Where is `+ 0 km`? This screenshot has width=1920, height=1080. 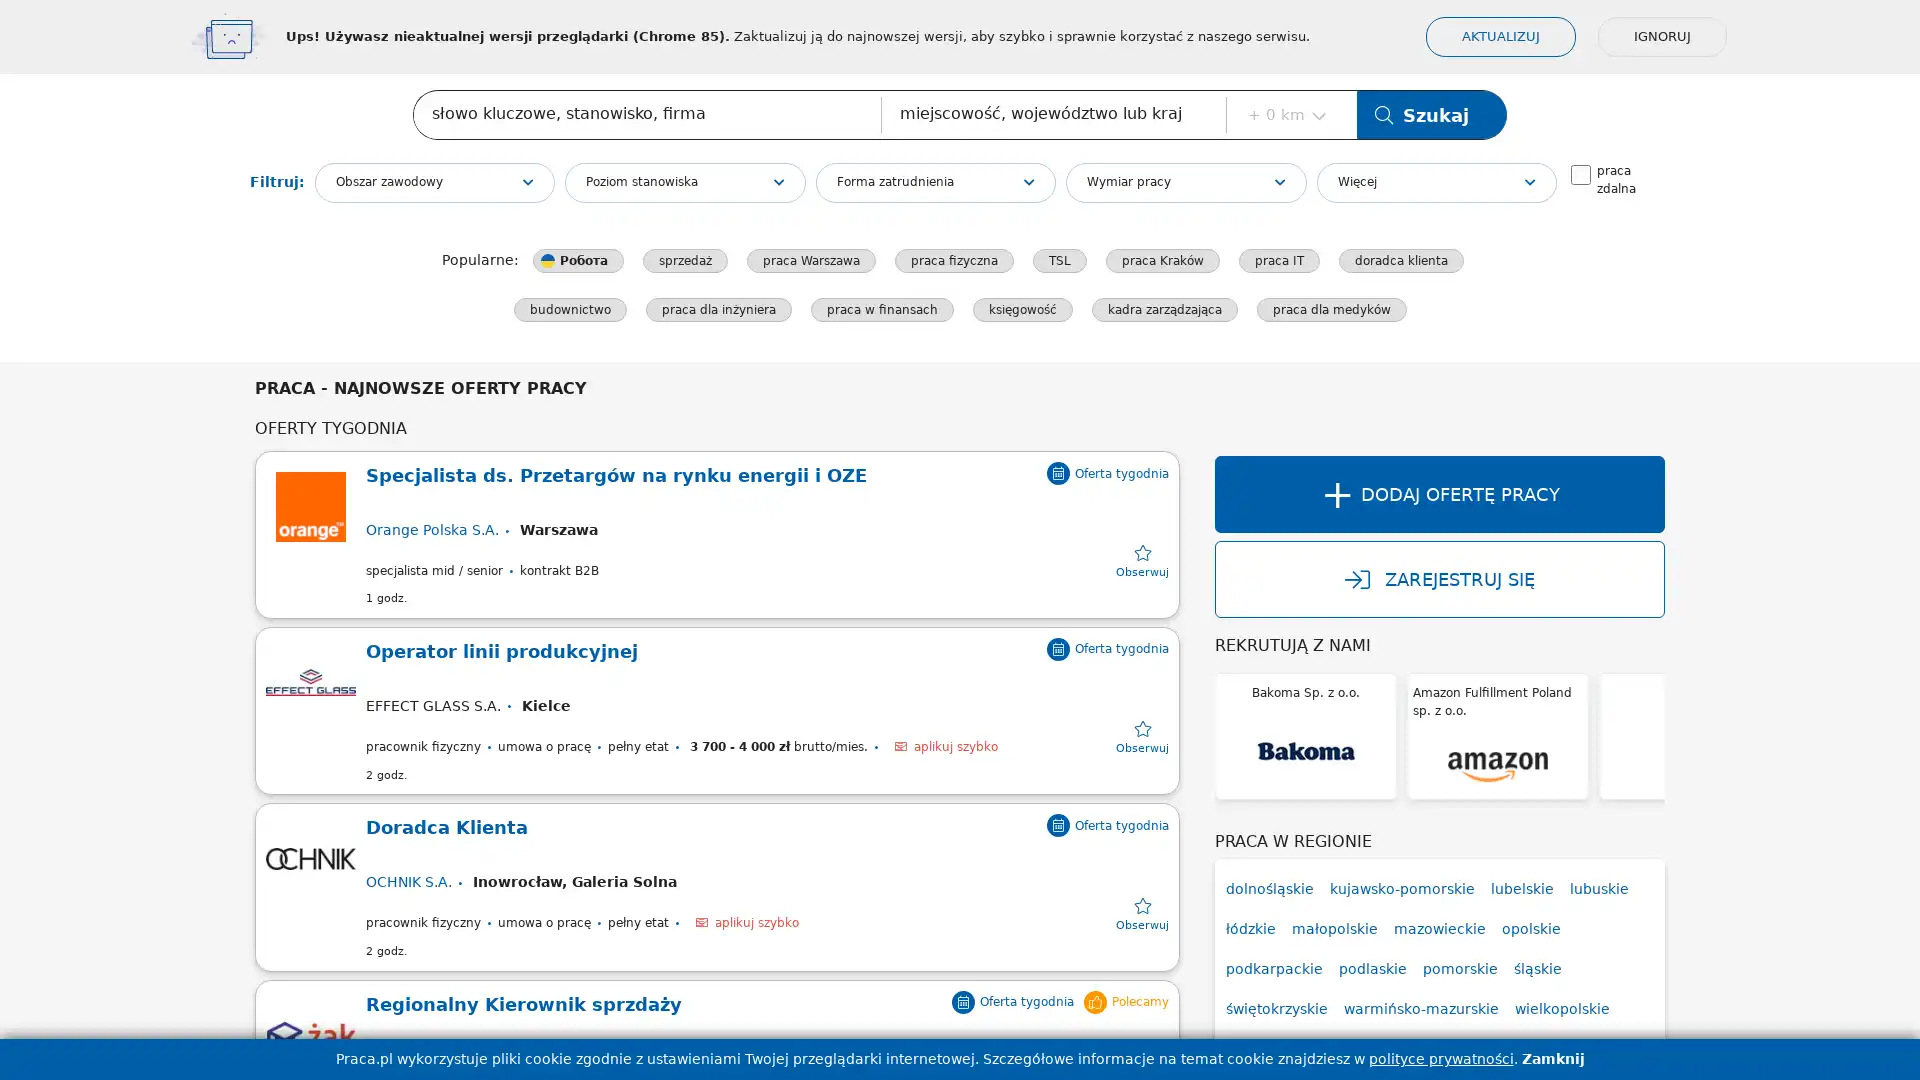
+ 0 km is located at coordinates (1291, 114).